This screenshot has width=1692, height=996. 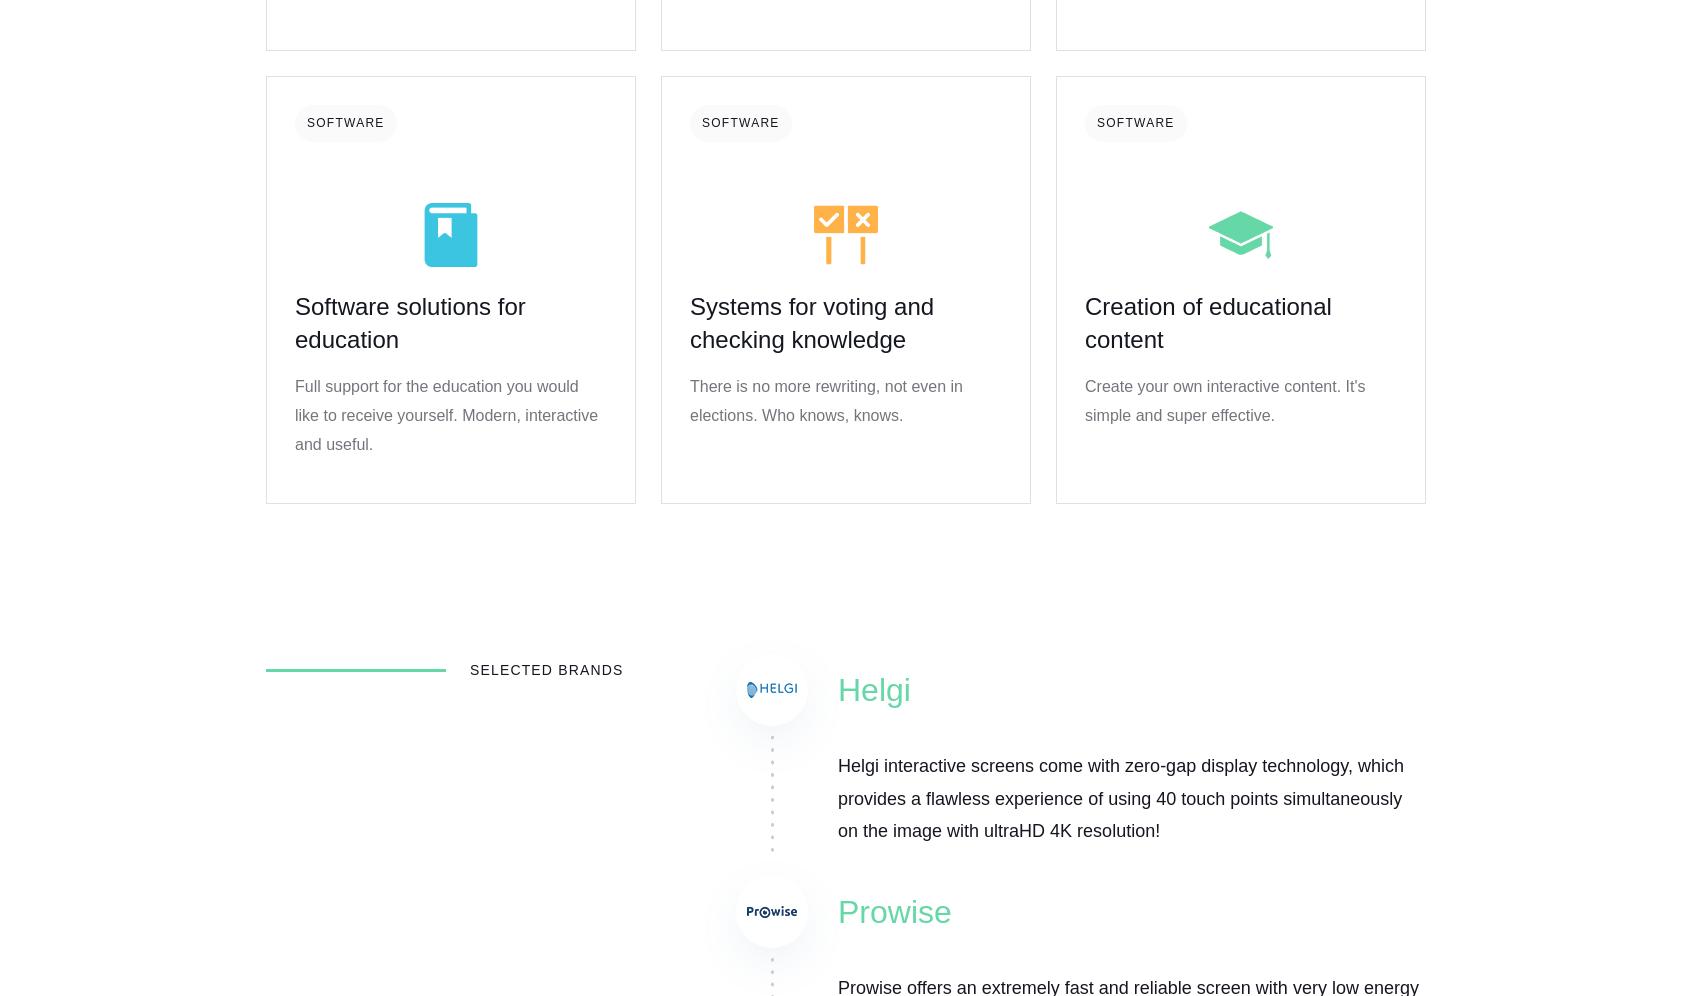 I want to click on 'There is no more rewriting, not even in elections. Who knows, knows.', so click(x=689, y=399).